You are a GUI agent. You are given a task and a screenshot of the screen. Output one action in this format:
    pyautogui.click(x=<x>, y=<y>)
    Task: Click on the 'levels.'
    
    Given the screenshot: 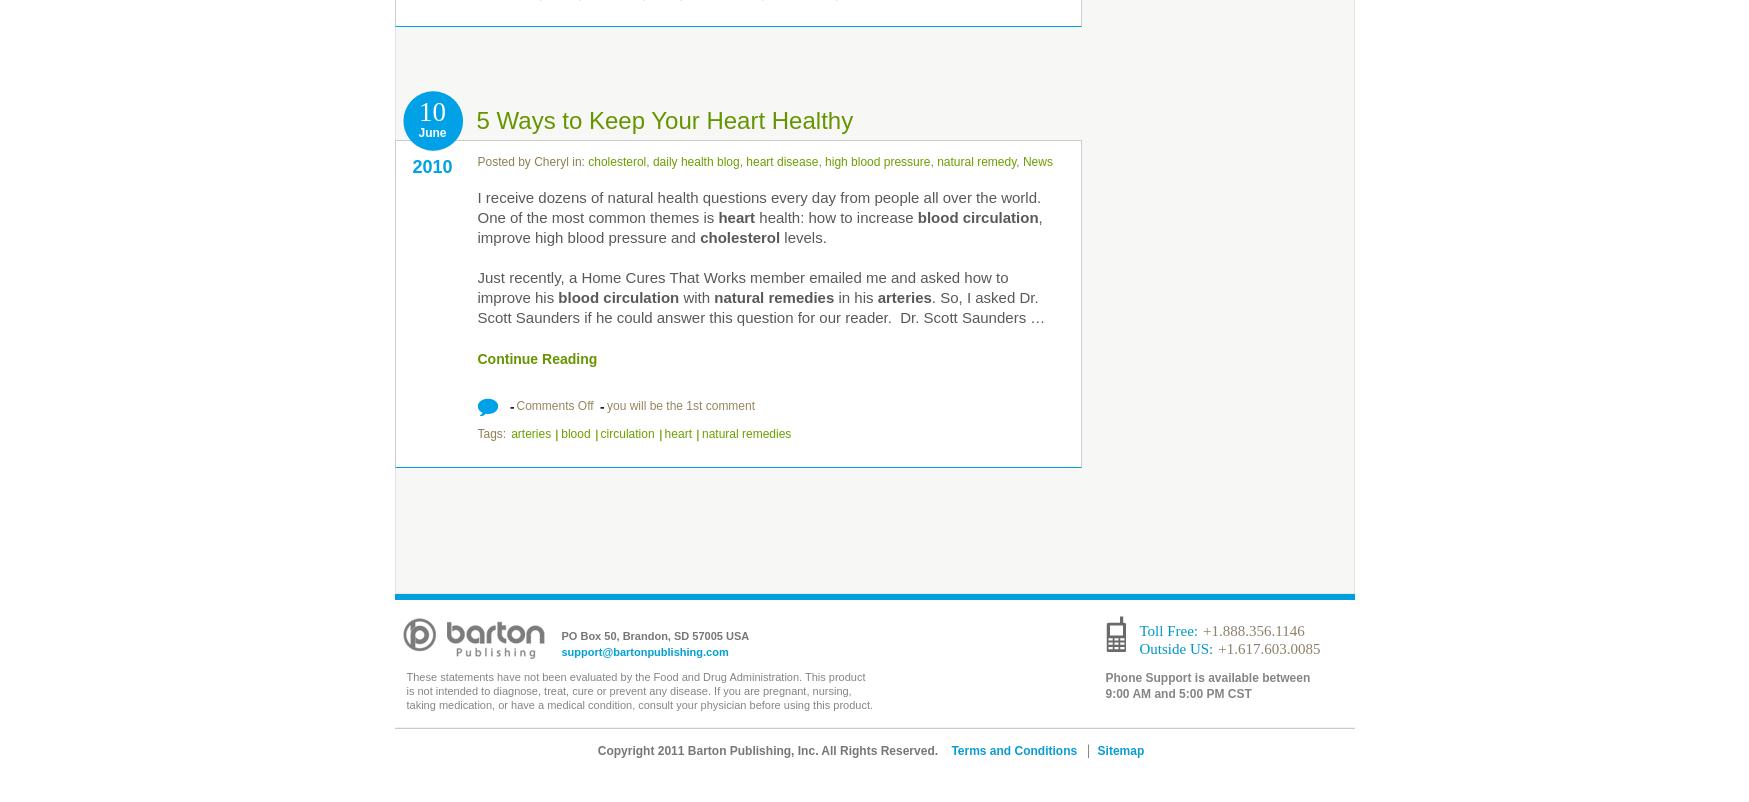 What is the action you would take?
    pyautogui.click(x=802, y=236)
    